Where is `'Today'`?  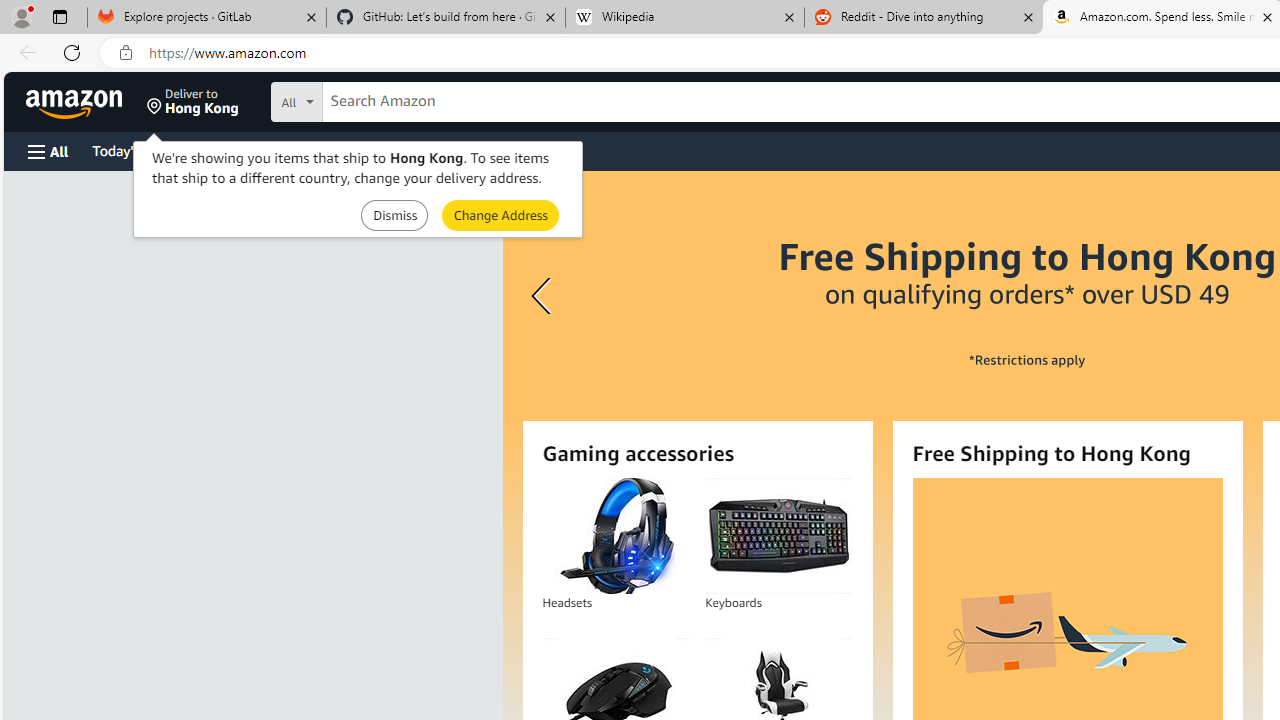
'Today' is located at coordinates (133, 149).